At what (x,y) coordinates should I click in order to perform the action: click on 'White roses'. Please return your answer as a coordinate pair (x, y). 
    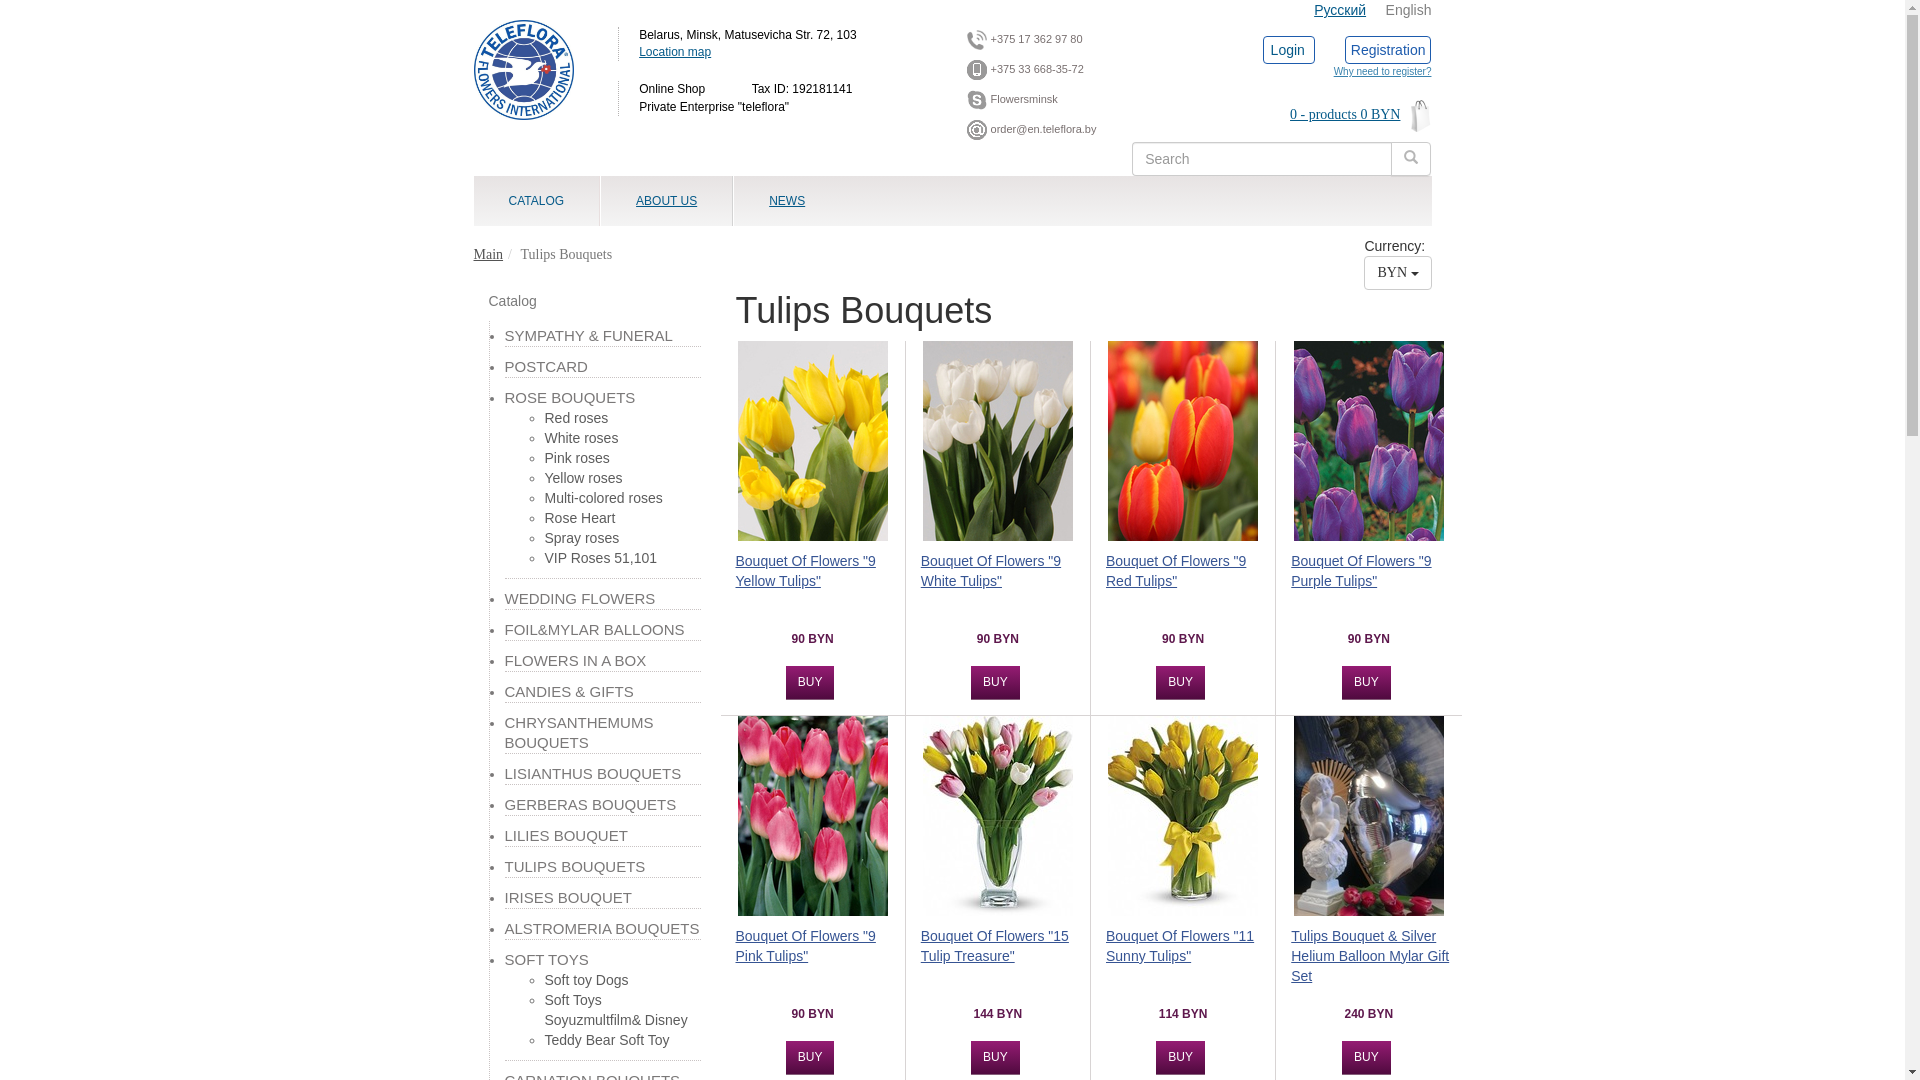
    Looking at the image, I should click on (579, 437).